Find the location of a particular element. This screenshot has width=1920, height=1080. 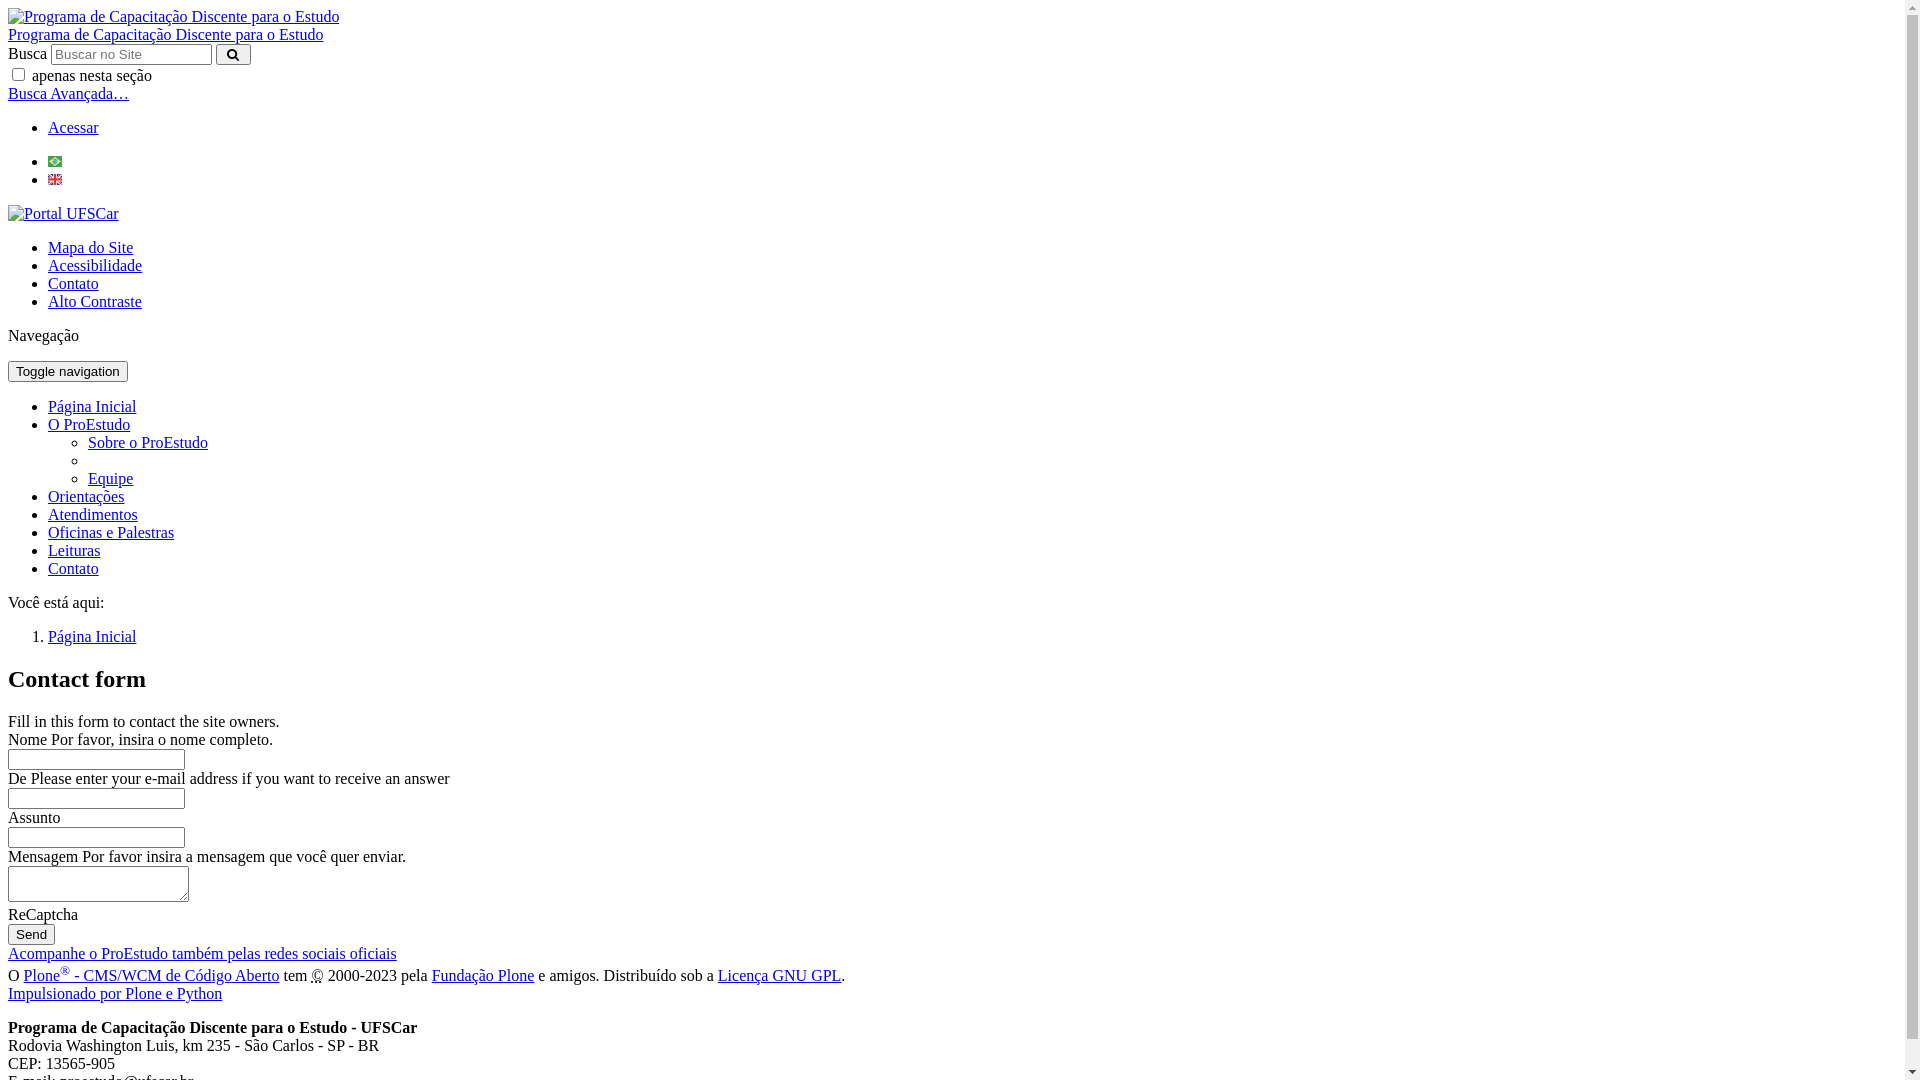

'Sobre o ProEstudo' is located at coordinates (86, 441).